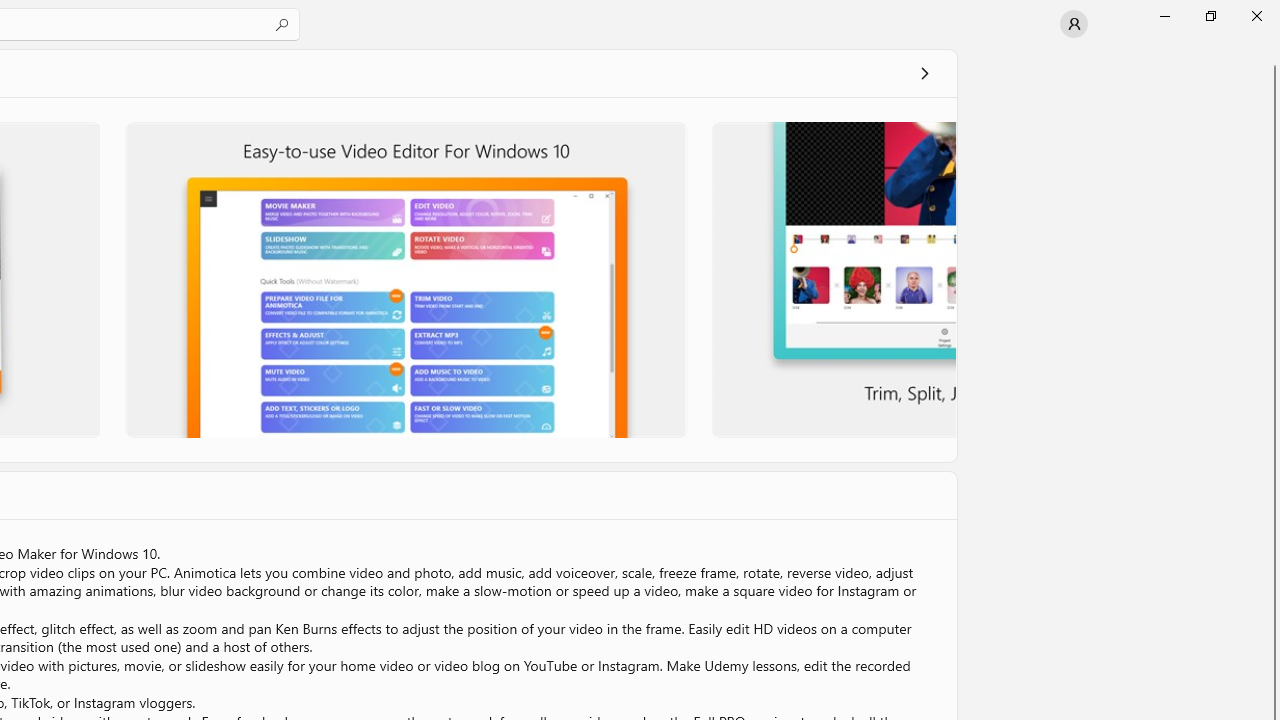 The image size is (1280, 720). What do you see at coordinates (1072, 24) in the screenshot?
I see `'User profile'` at bounding box center [1072, 24].